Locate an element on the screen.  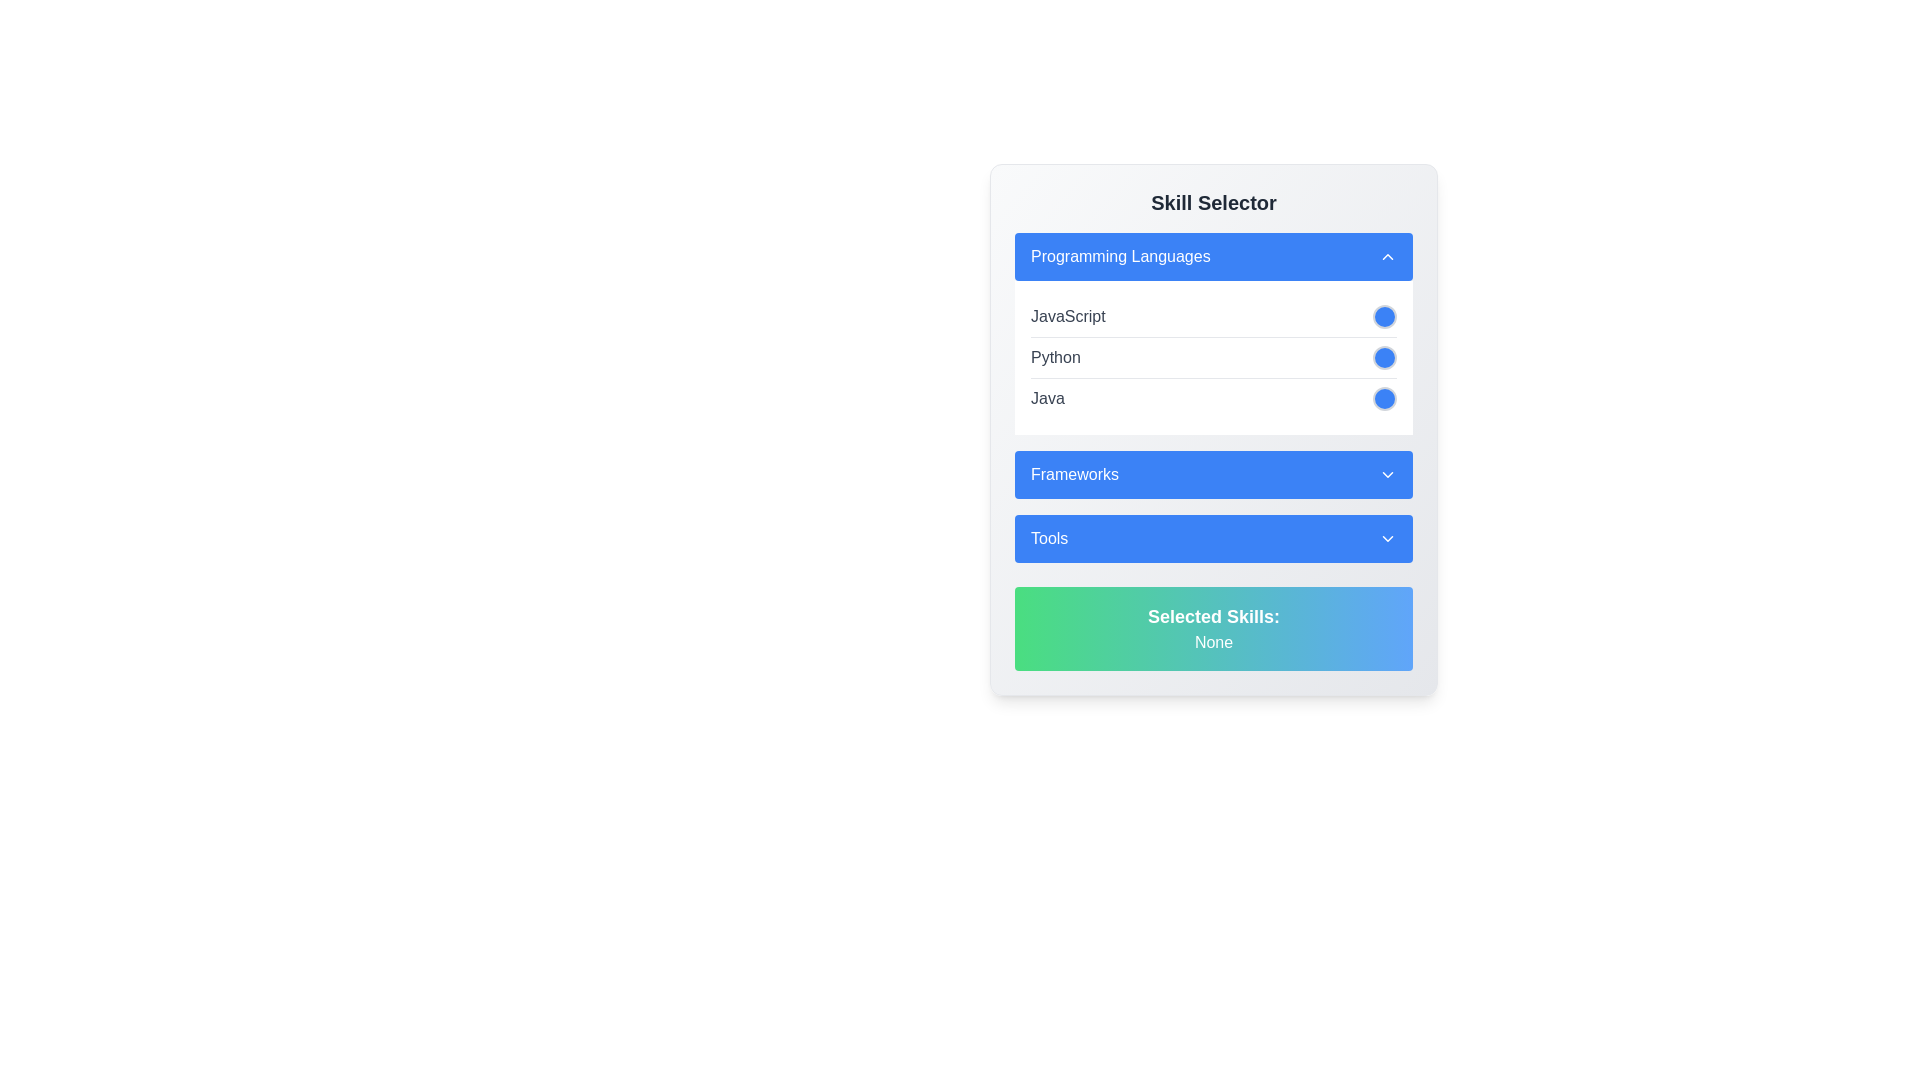
the chevron icon located to the right of the 'Frameworks' button in the 'Skill Selector' component is located at coordinates (1386, 474).